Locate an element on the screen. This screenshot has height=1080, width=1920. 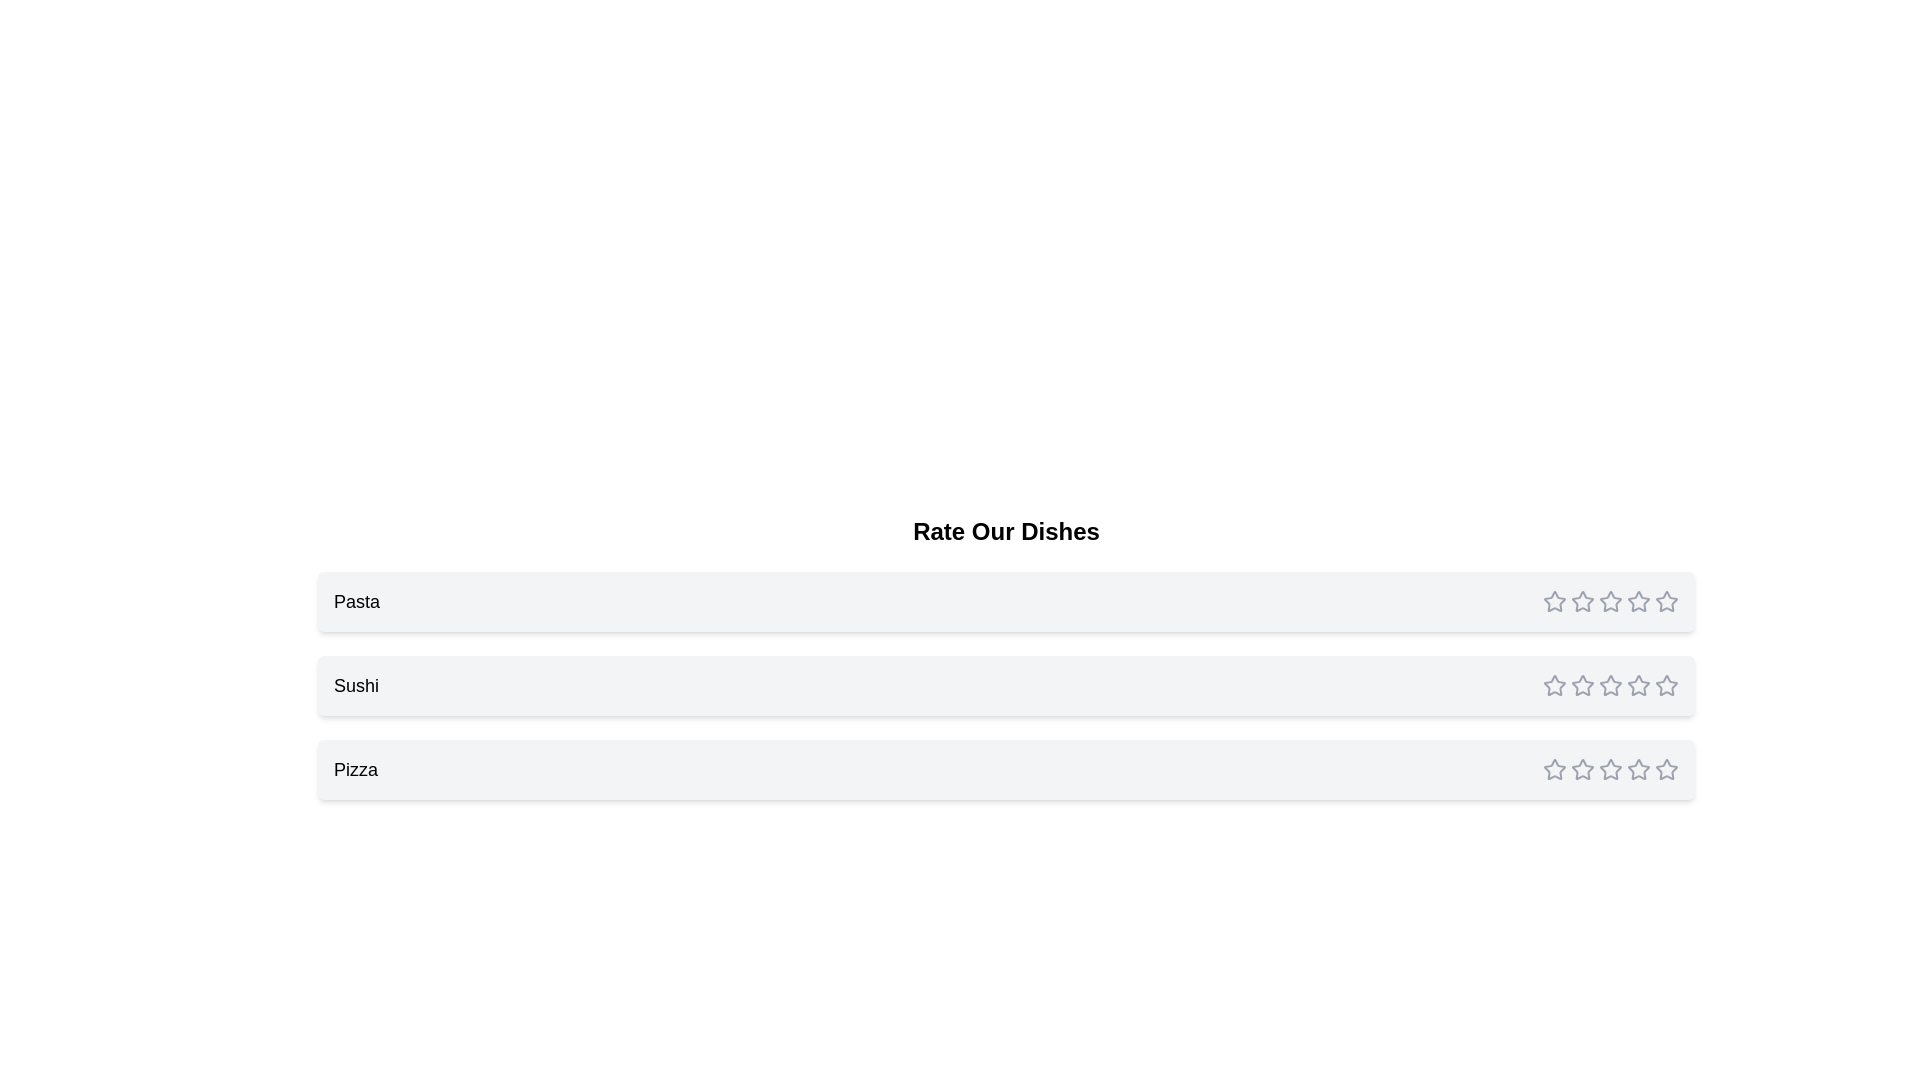
the fourth star icon in the Sushi row is located at coordinates (1638, 685).